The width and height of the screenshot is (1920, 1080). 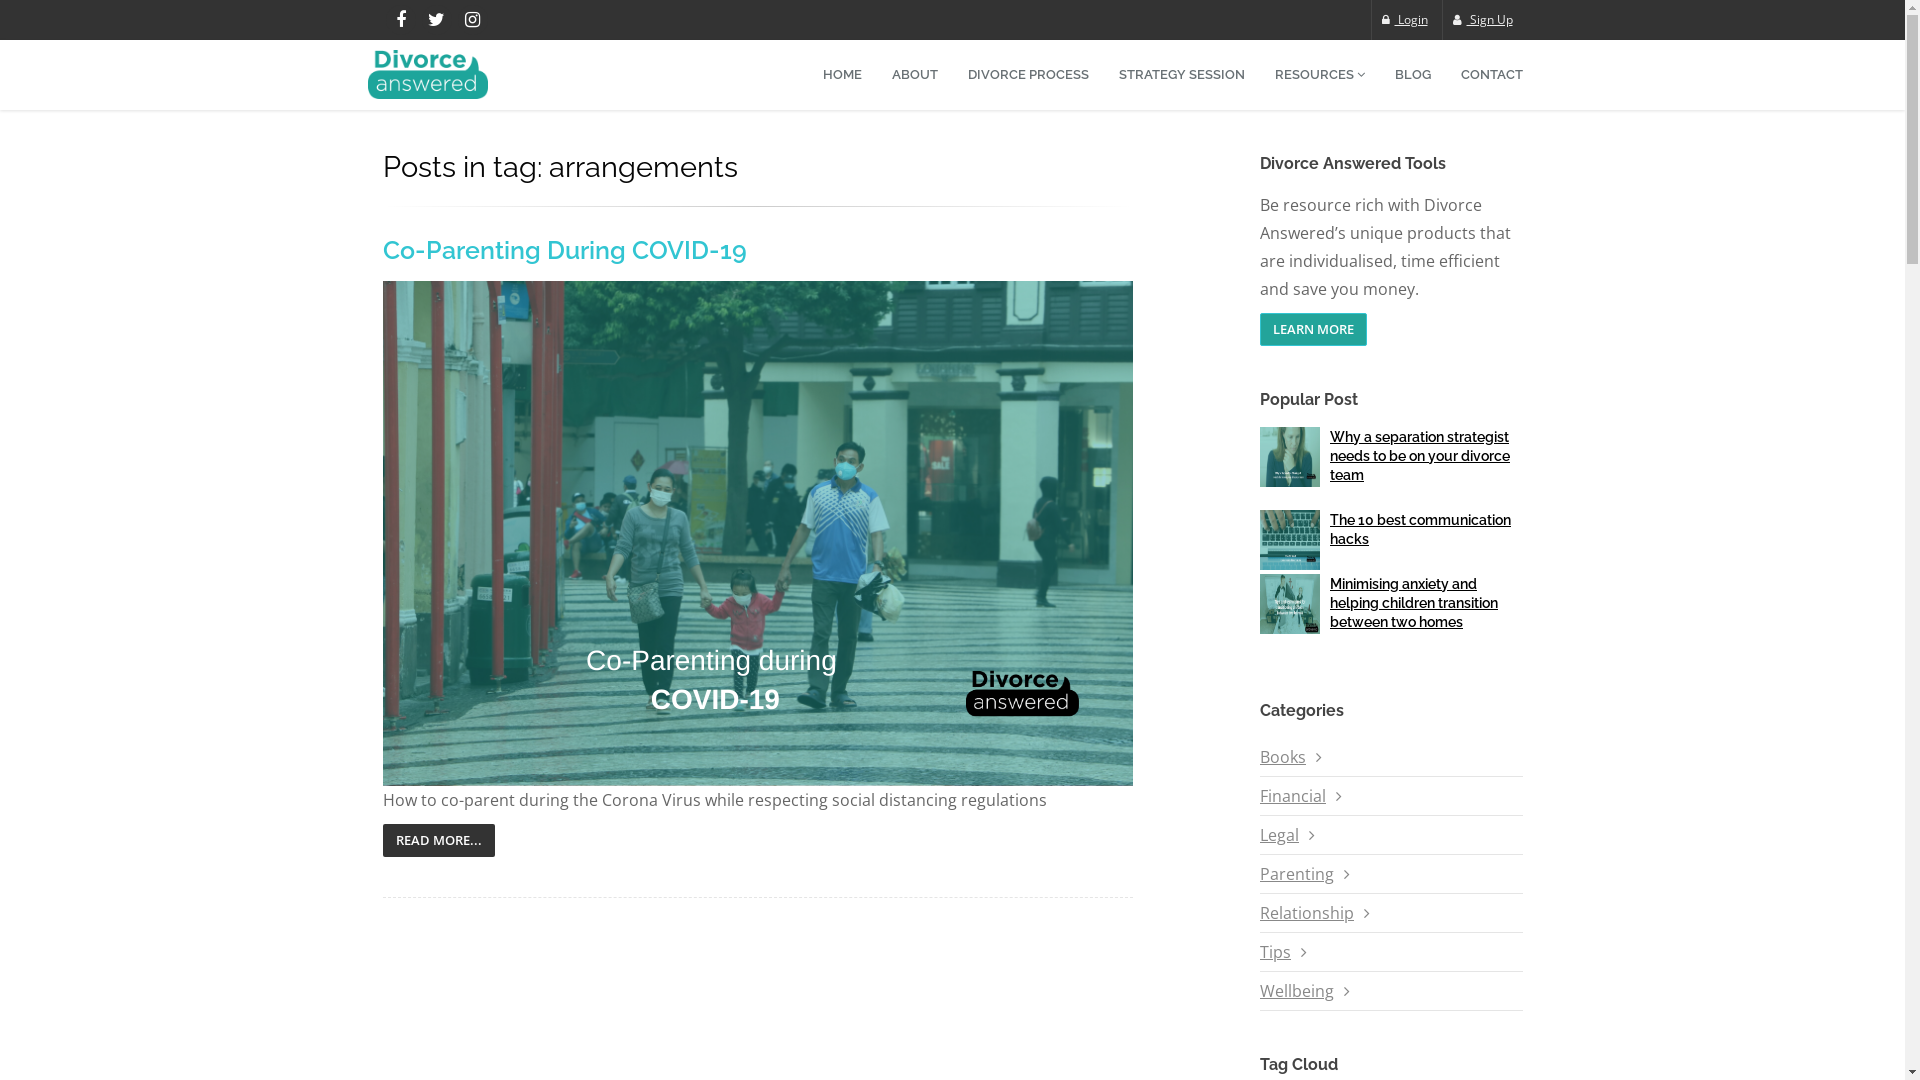 What do you see at coordinates (1492, 73) in the screenshot?
I see `'CONTACT'` at bounding box center [1492, 73].